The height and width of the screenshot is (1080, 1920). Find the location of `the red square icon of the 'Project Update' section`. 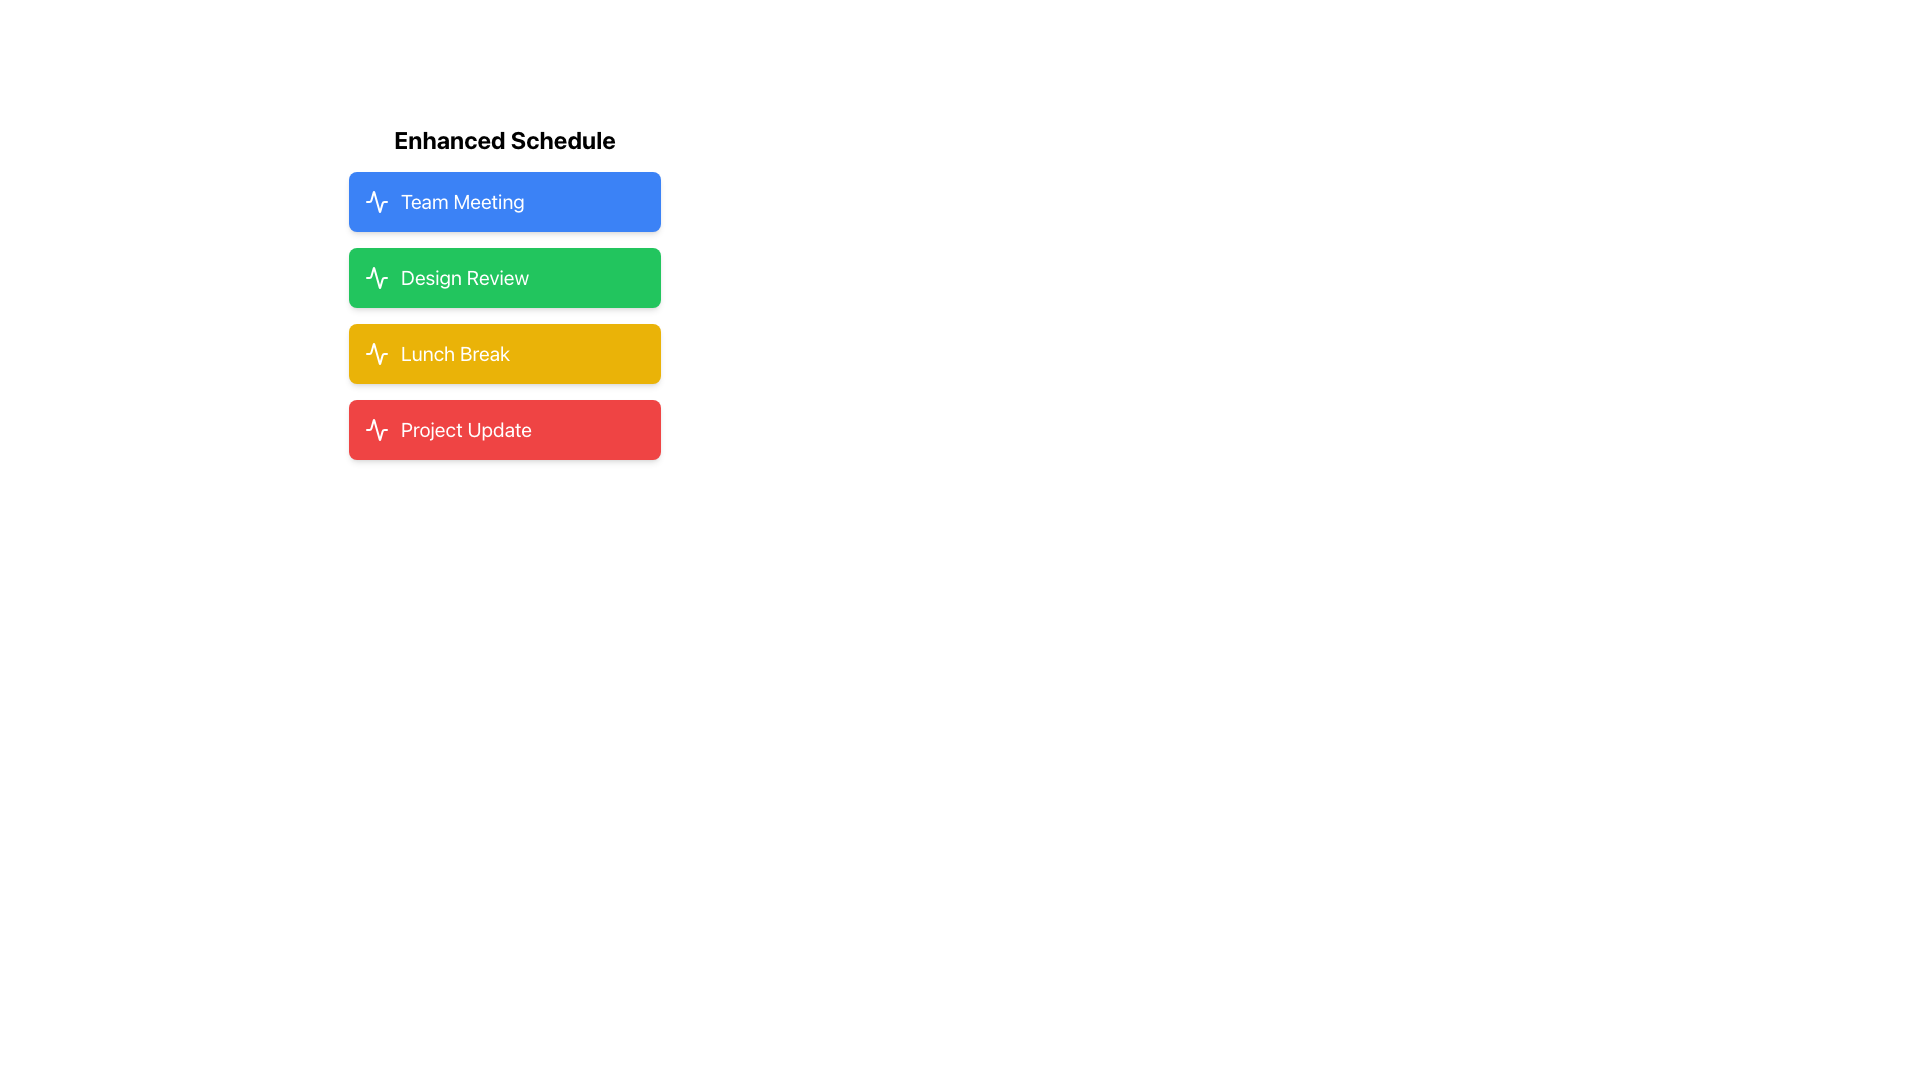

the red square icon of the 'Project Update' section is located at coordinates (377, 428).